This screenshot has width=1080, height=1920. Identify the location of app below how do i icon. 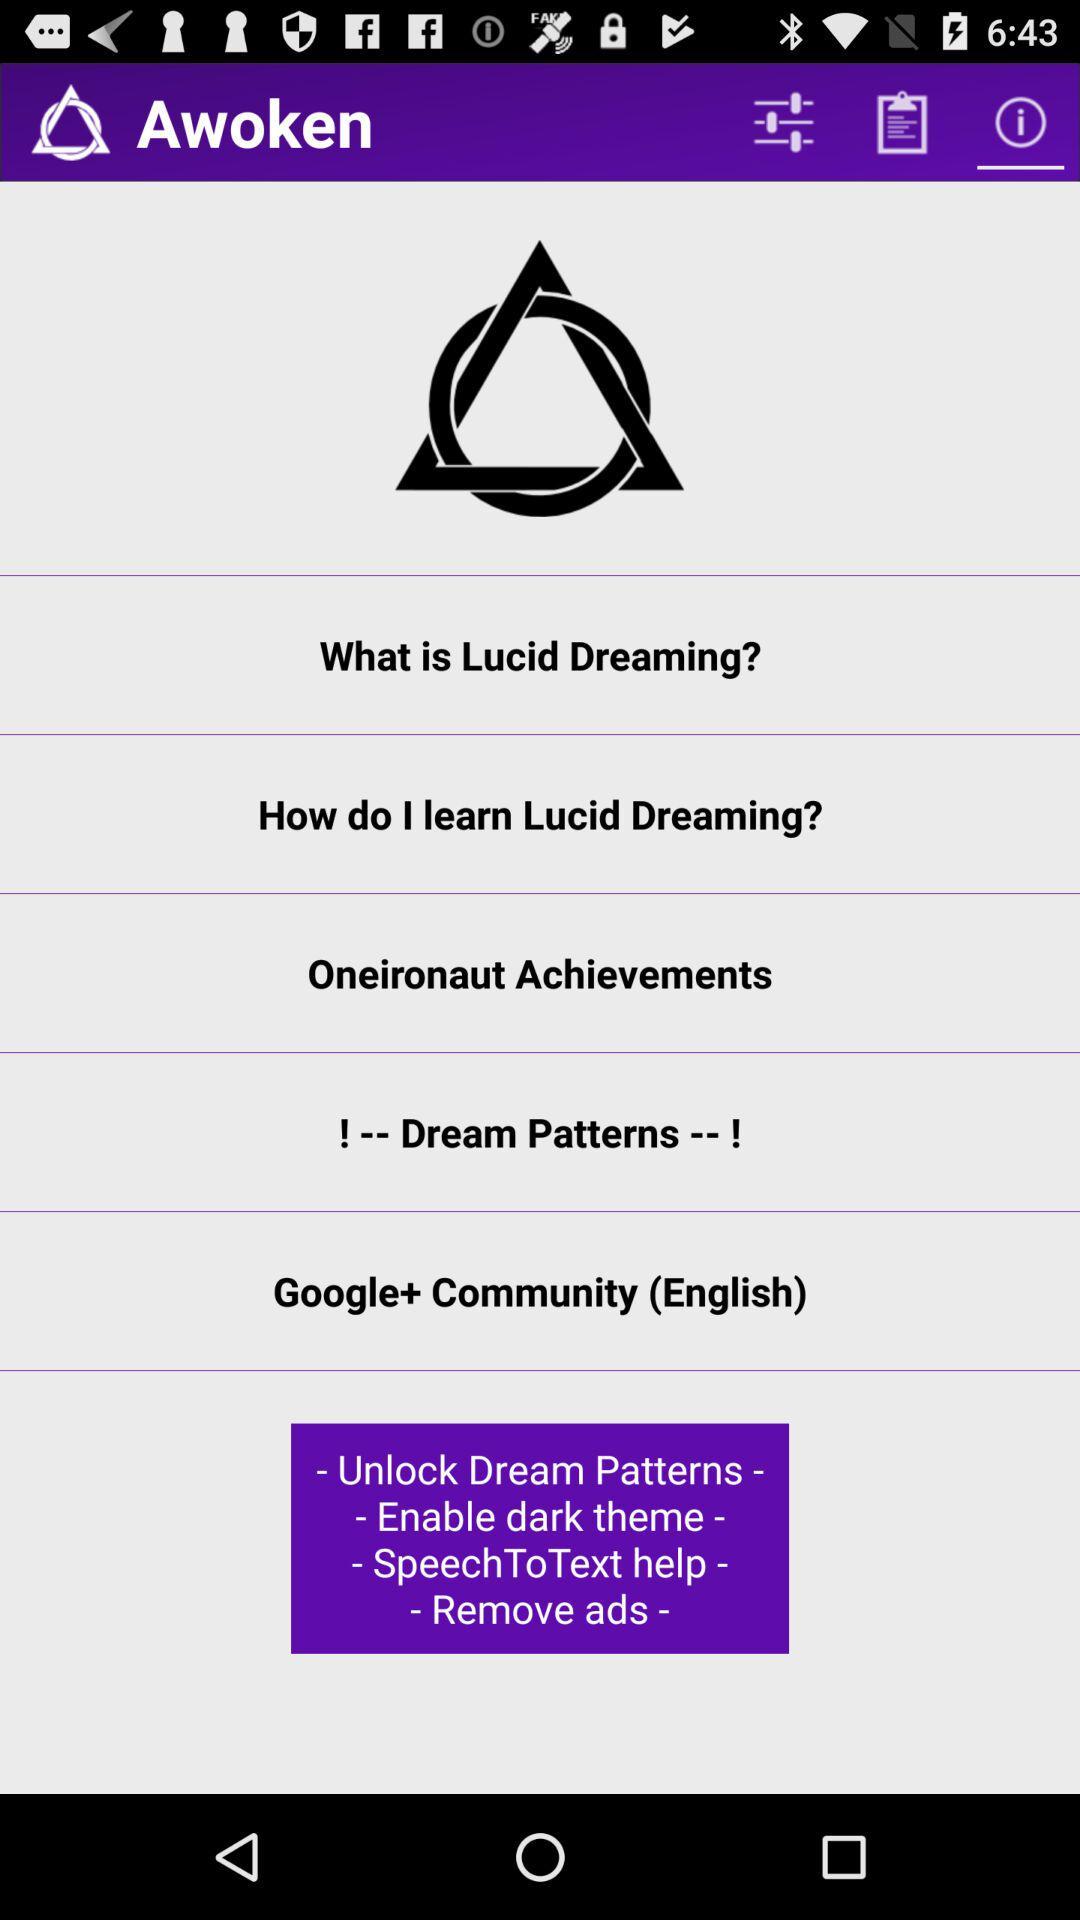
(540, 973).